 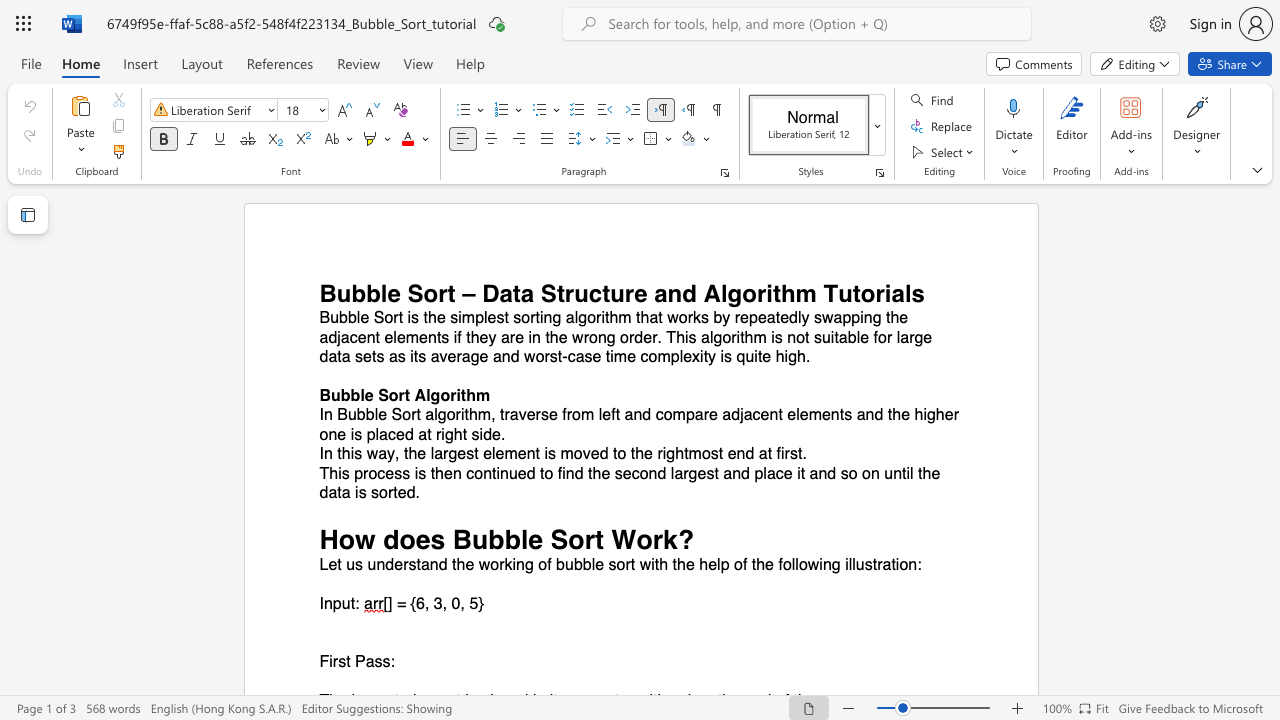 What do you see at coordinates (565, 414) in the screenshot?
I see `the subset text "rom left and compare adjacent elements and the higher one is pla" within the text "In Bubble Sort algorithm, traverse from left and compare adjacent elements and the higher one is placed at right side."` at bounding box center [565, 414].